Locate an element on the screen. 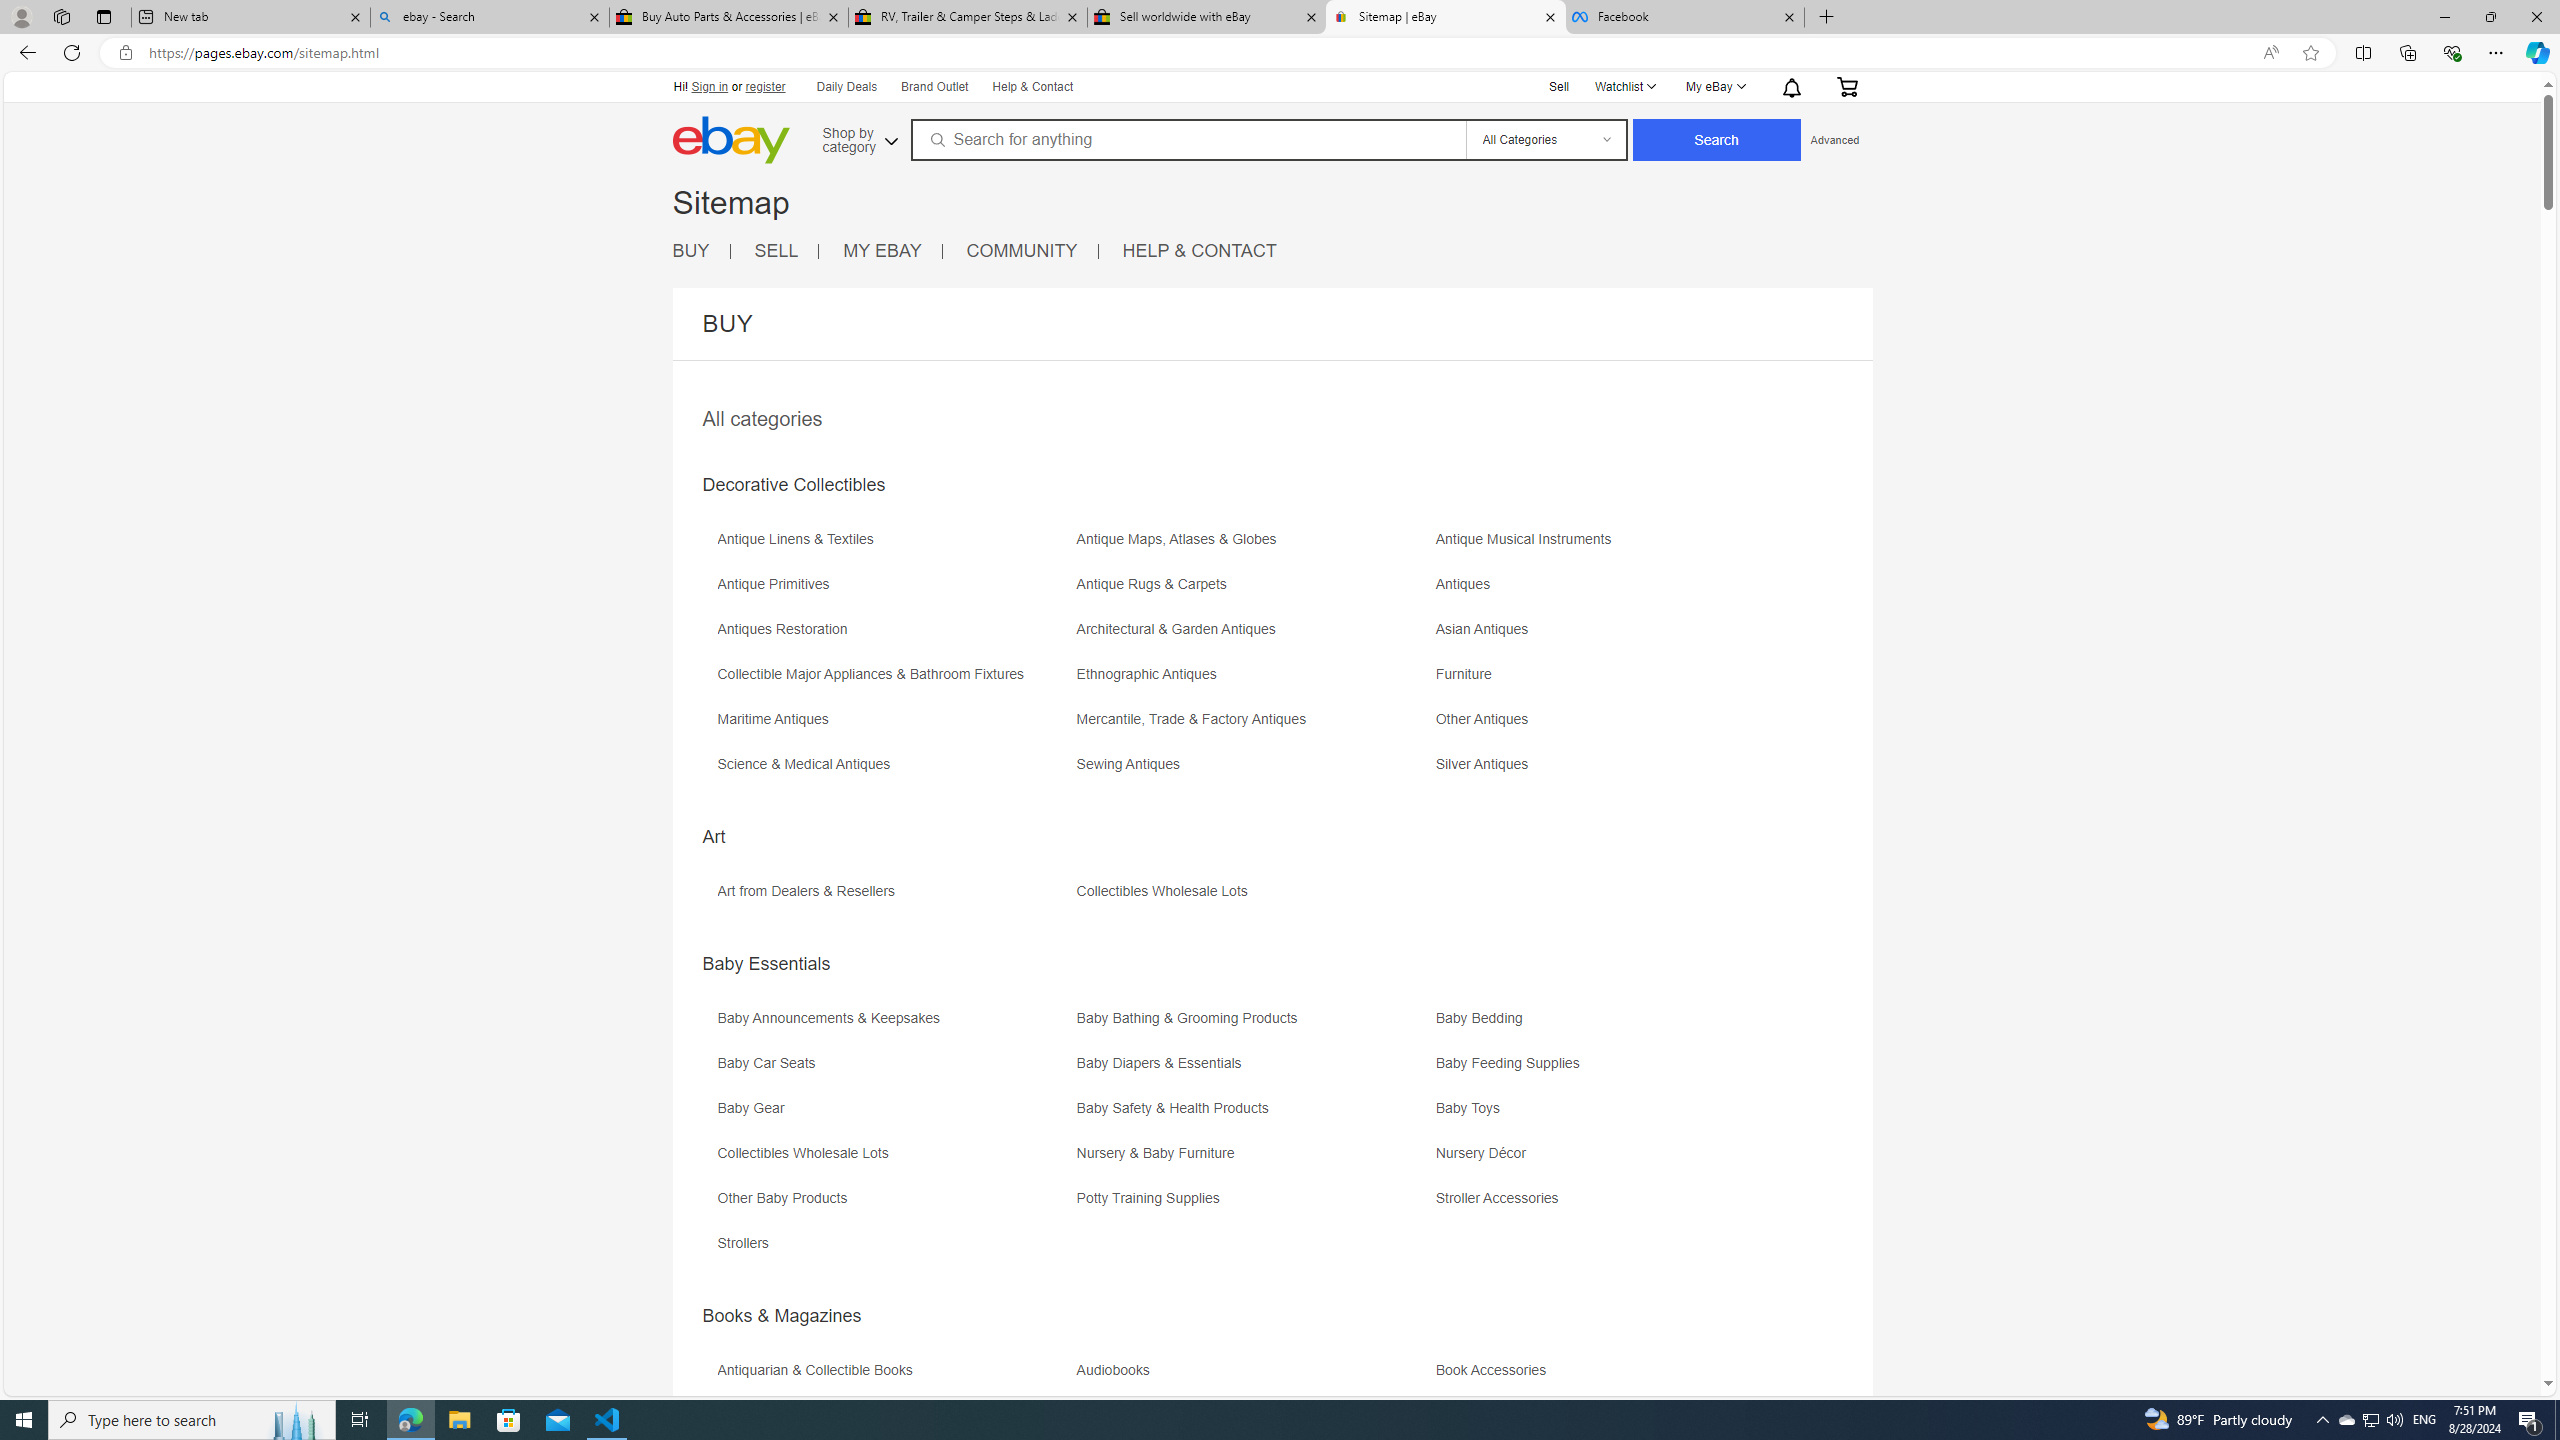  'Collectible Major Appliances & Bathroom Fixtures' is located at coordinates (875, 674).